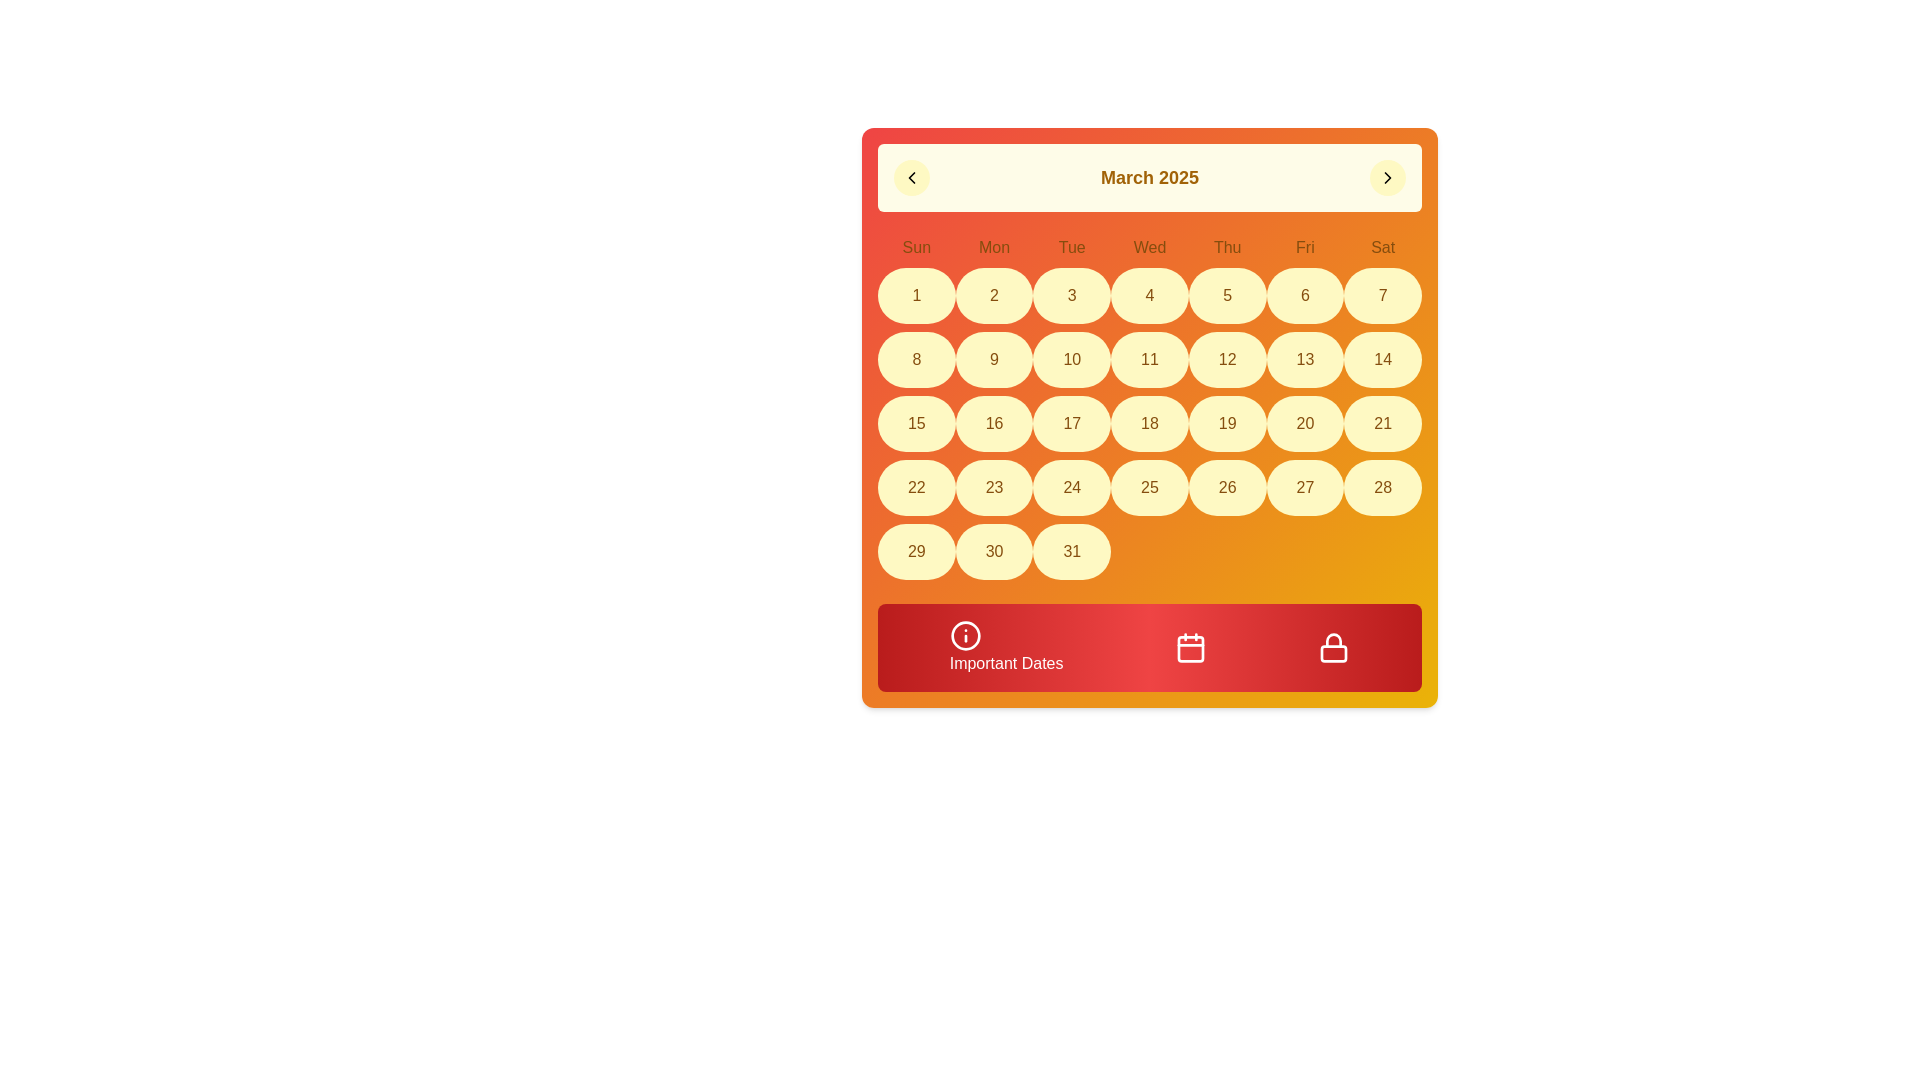 Image resolution: width=1920 pixels, height=1080 pixels. Describe the element at coordinates (1190, 649) in the screenshot. I see `the central calendar button, which is a red rectangular shape with rounded corners, located in the bottom toolbar of the interface` at that location.